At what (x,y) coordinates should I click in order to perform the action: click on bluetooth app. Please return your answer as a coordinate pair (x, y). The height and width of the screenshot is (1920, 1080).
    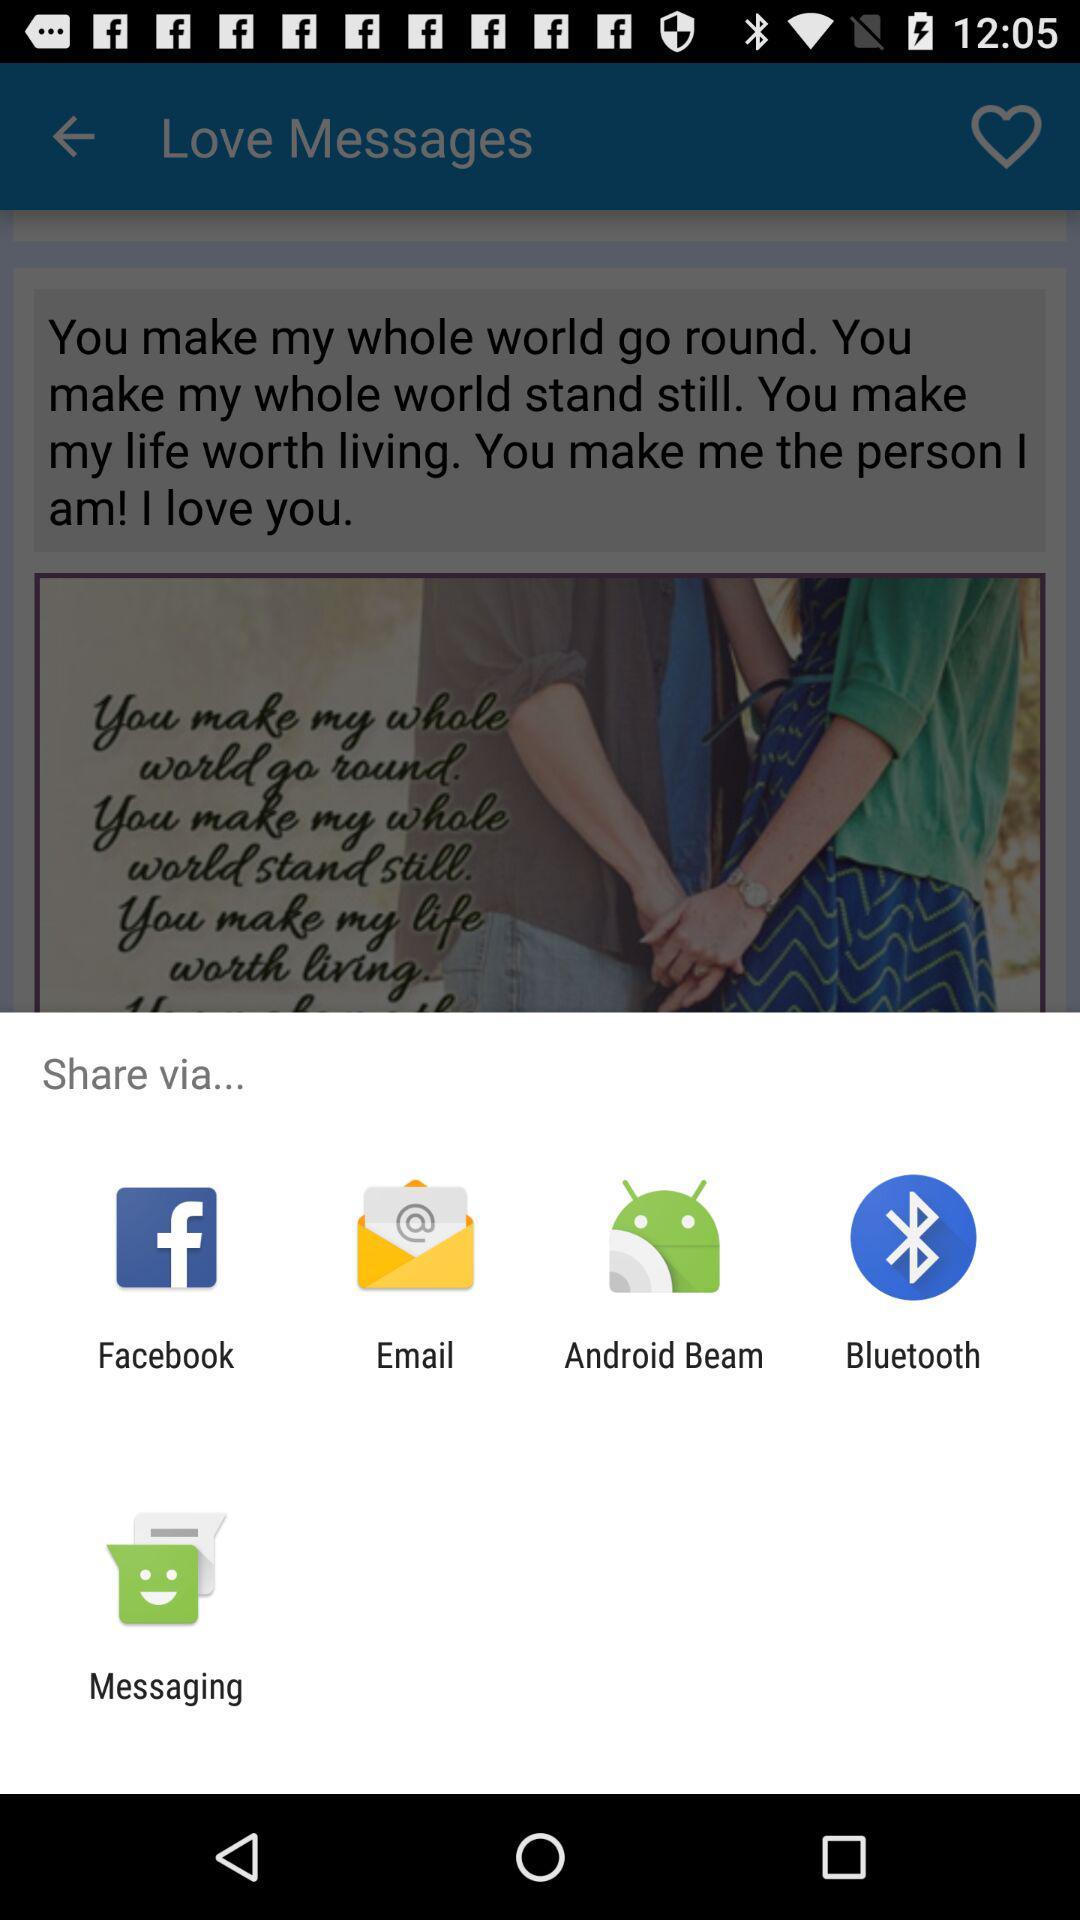
    Looking at the image, I should click on (913, 1374).